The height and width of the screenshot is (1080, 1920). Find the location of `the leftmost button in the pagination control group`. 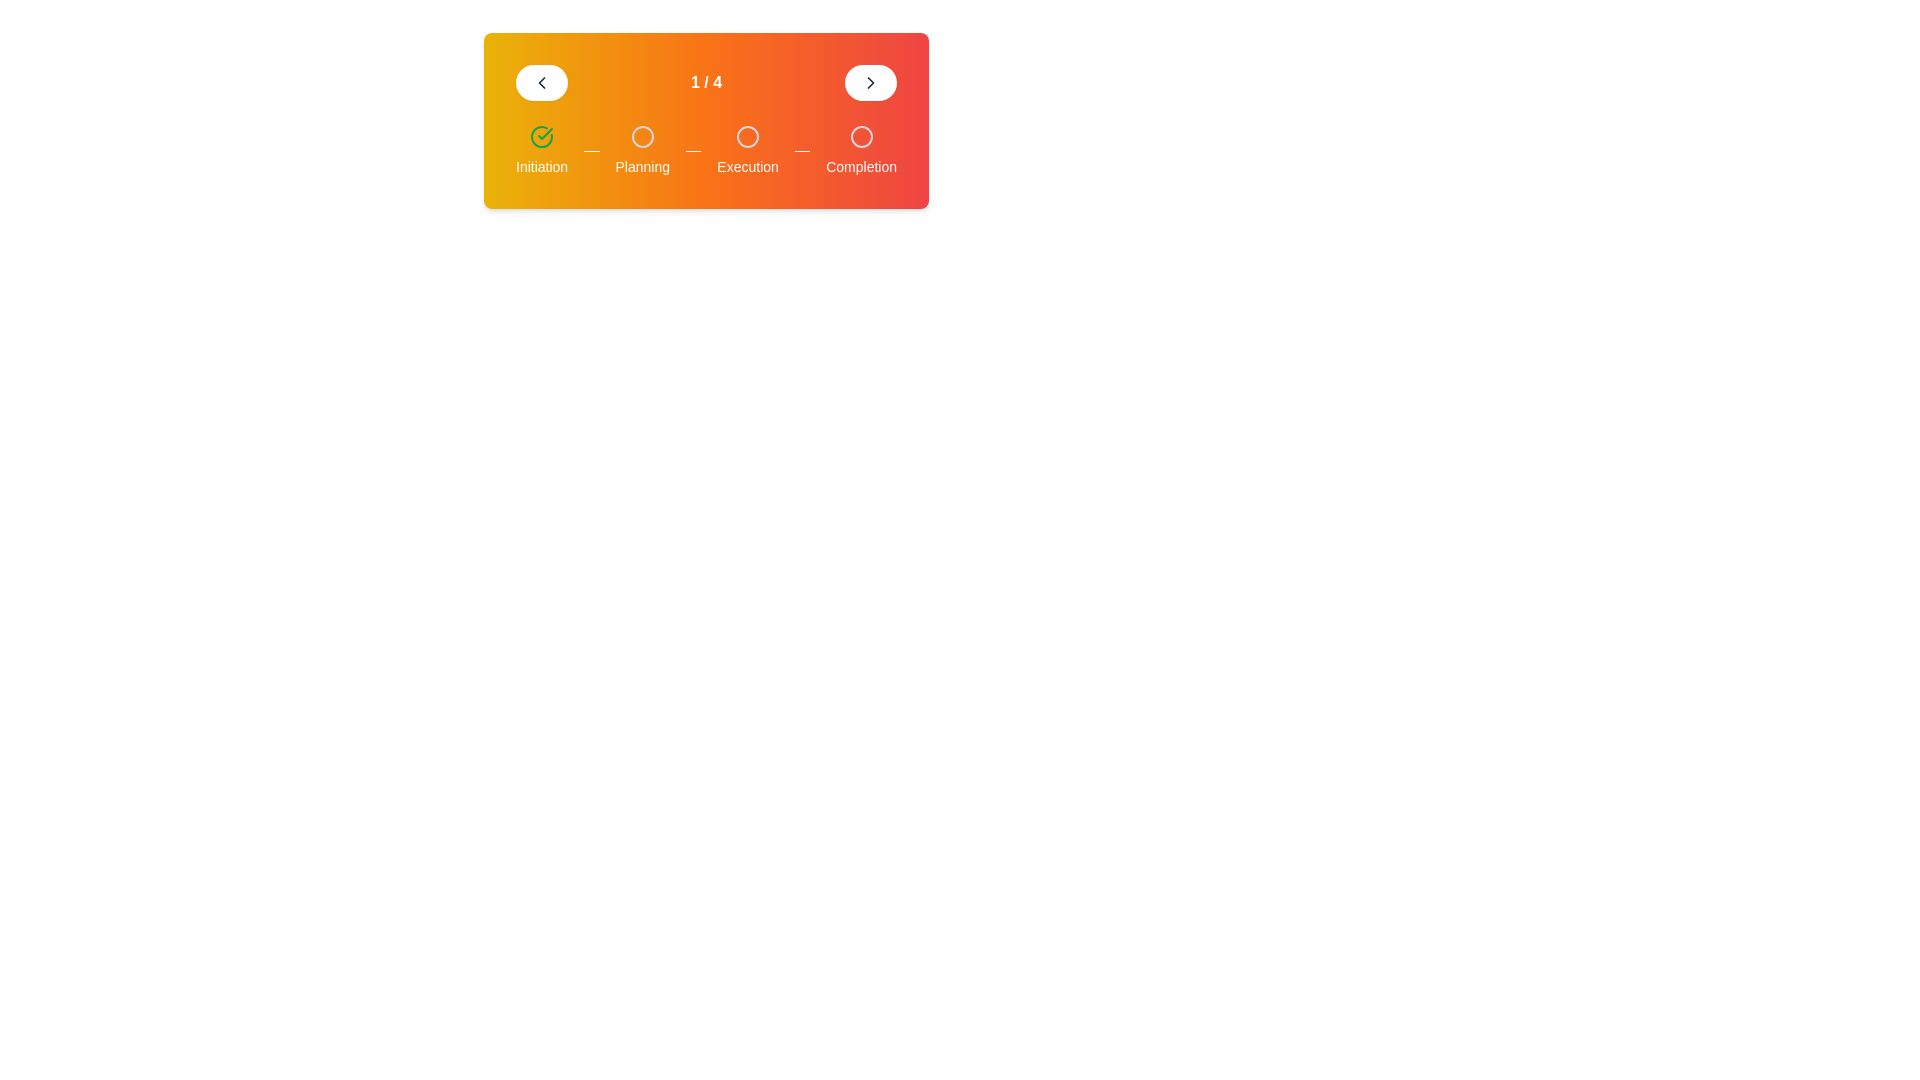

the leftmost button in the pagination control group is located at coordinates (542, 82).